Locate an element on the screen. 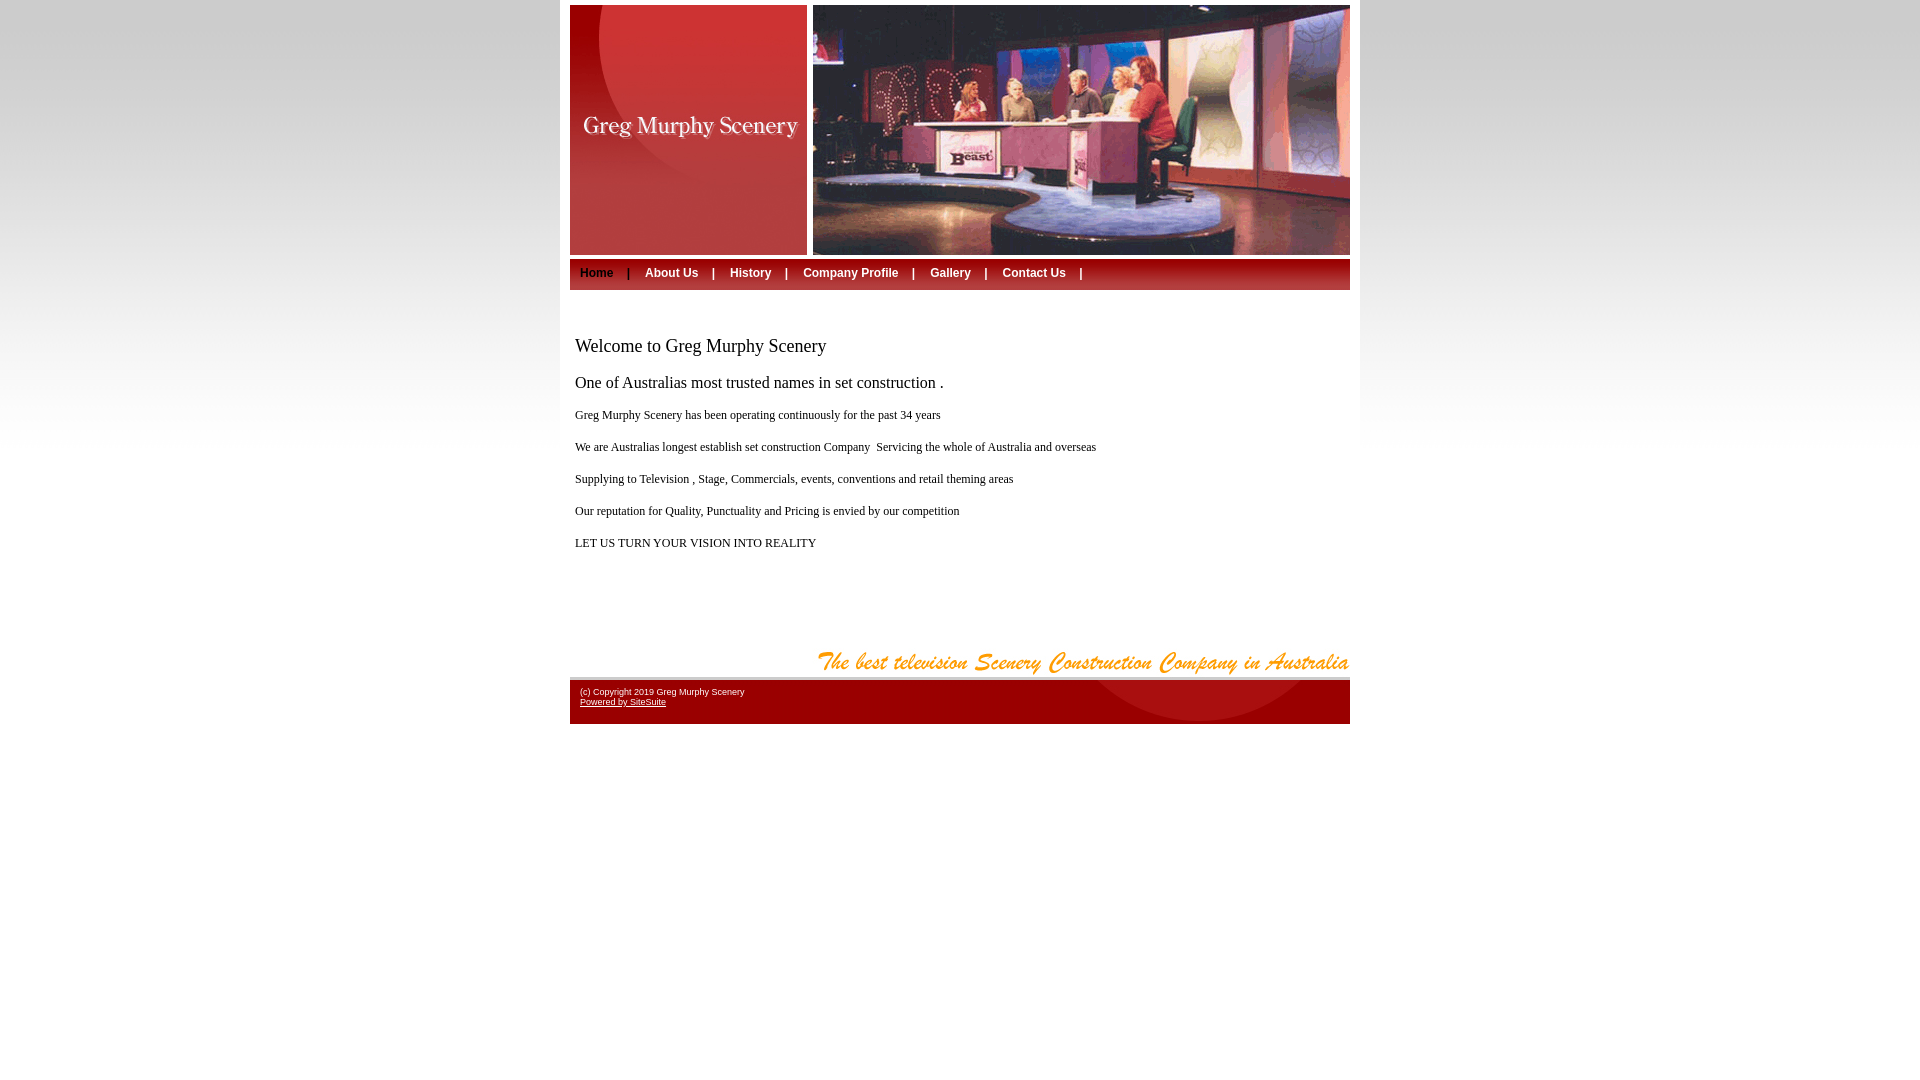 The width and height of the screenshot is (1920, 1080). 'About Us    |   ' is located at coordinates (638, 273).